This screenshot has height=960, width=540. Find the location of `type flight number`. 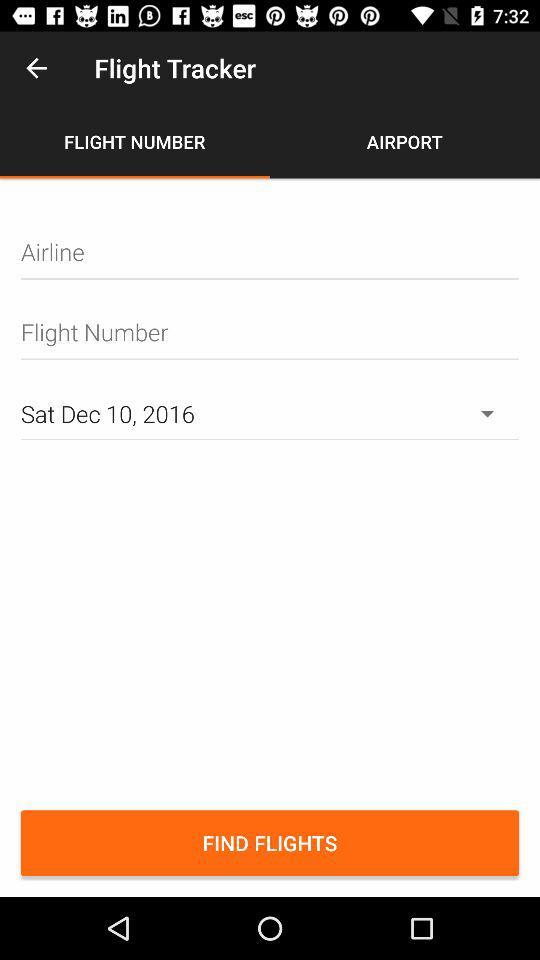

type flight number is located at coordinates (270, 332).